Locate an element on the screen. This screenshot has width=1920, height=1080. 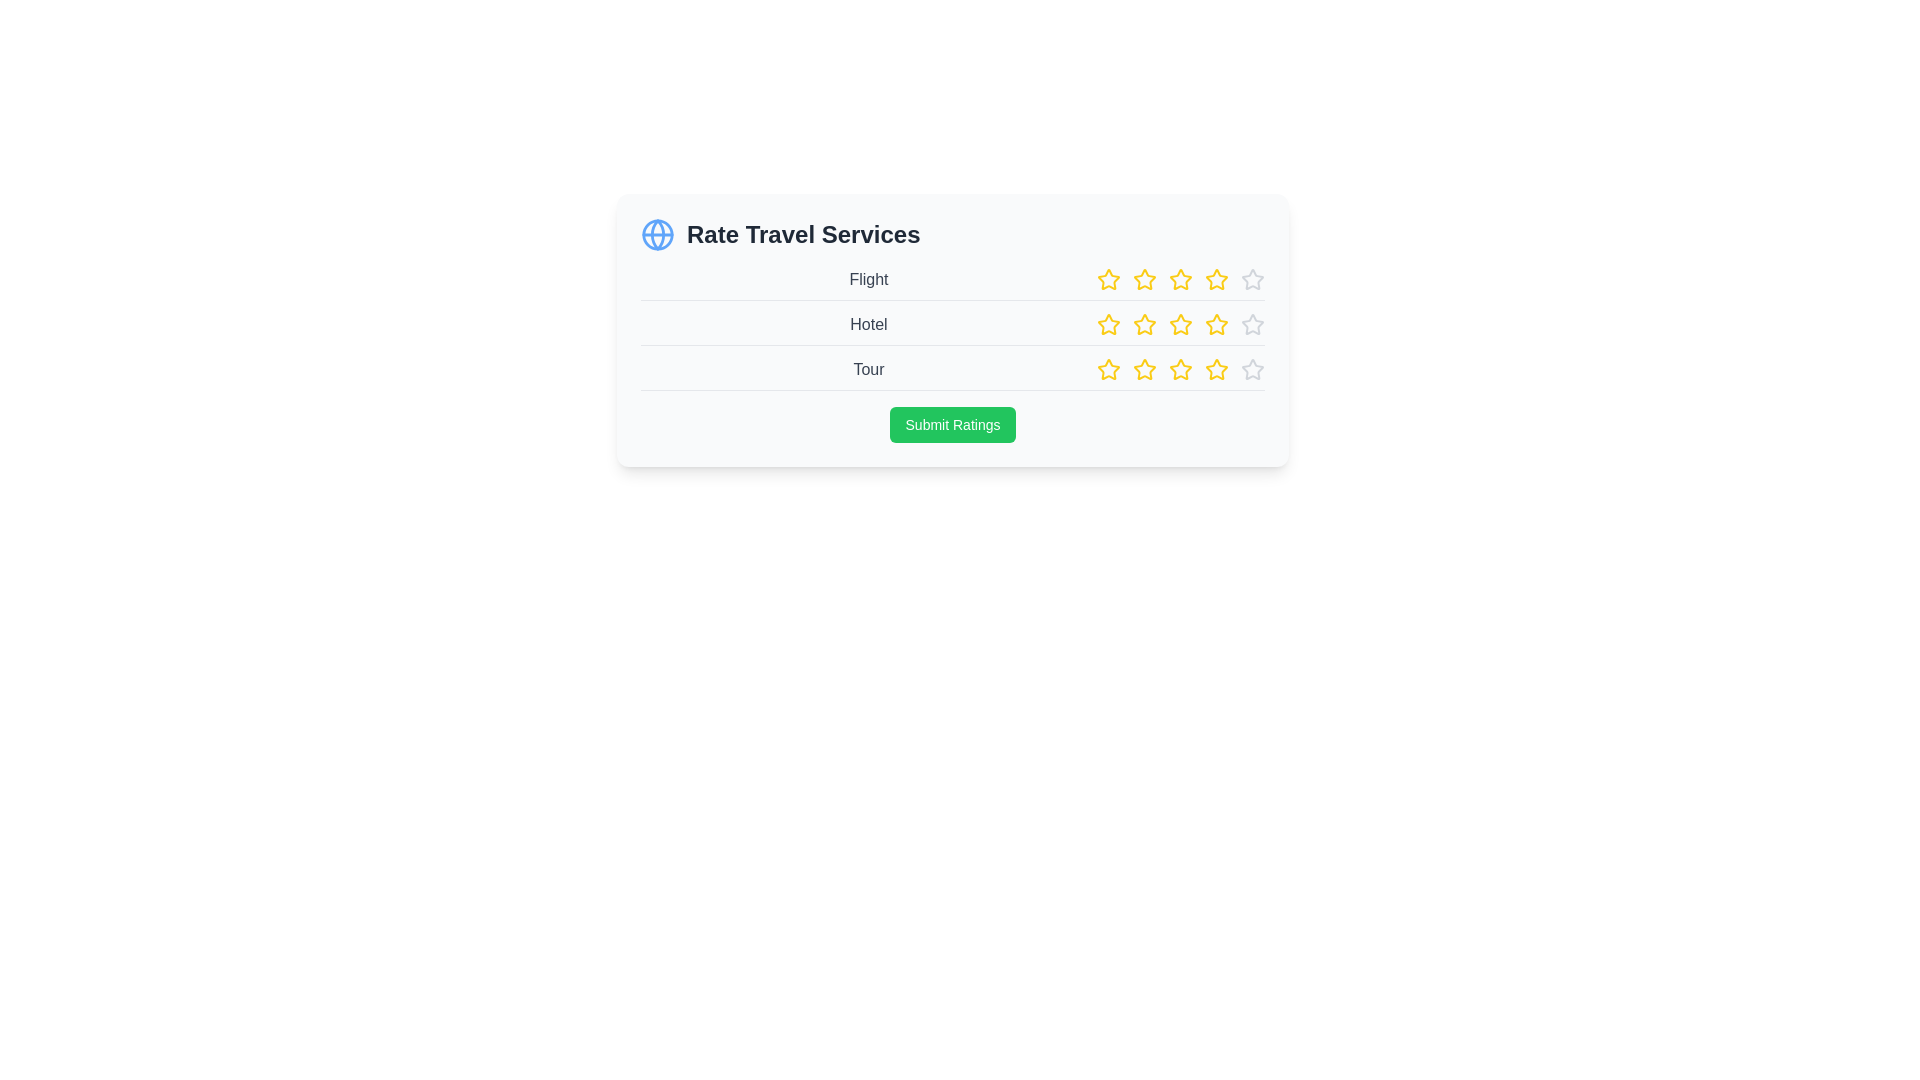
the fifth star icon in the rating system labeled 'Flight' to rate it is located at coordinates (1251, 280).